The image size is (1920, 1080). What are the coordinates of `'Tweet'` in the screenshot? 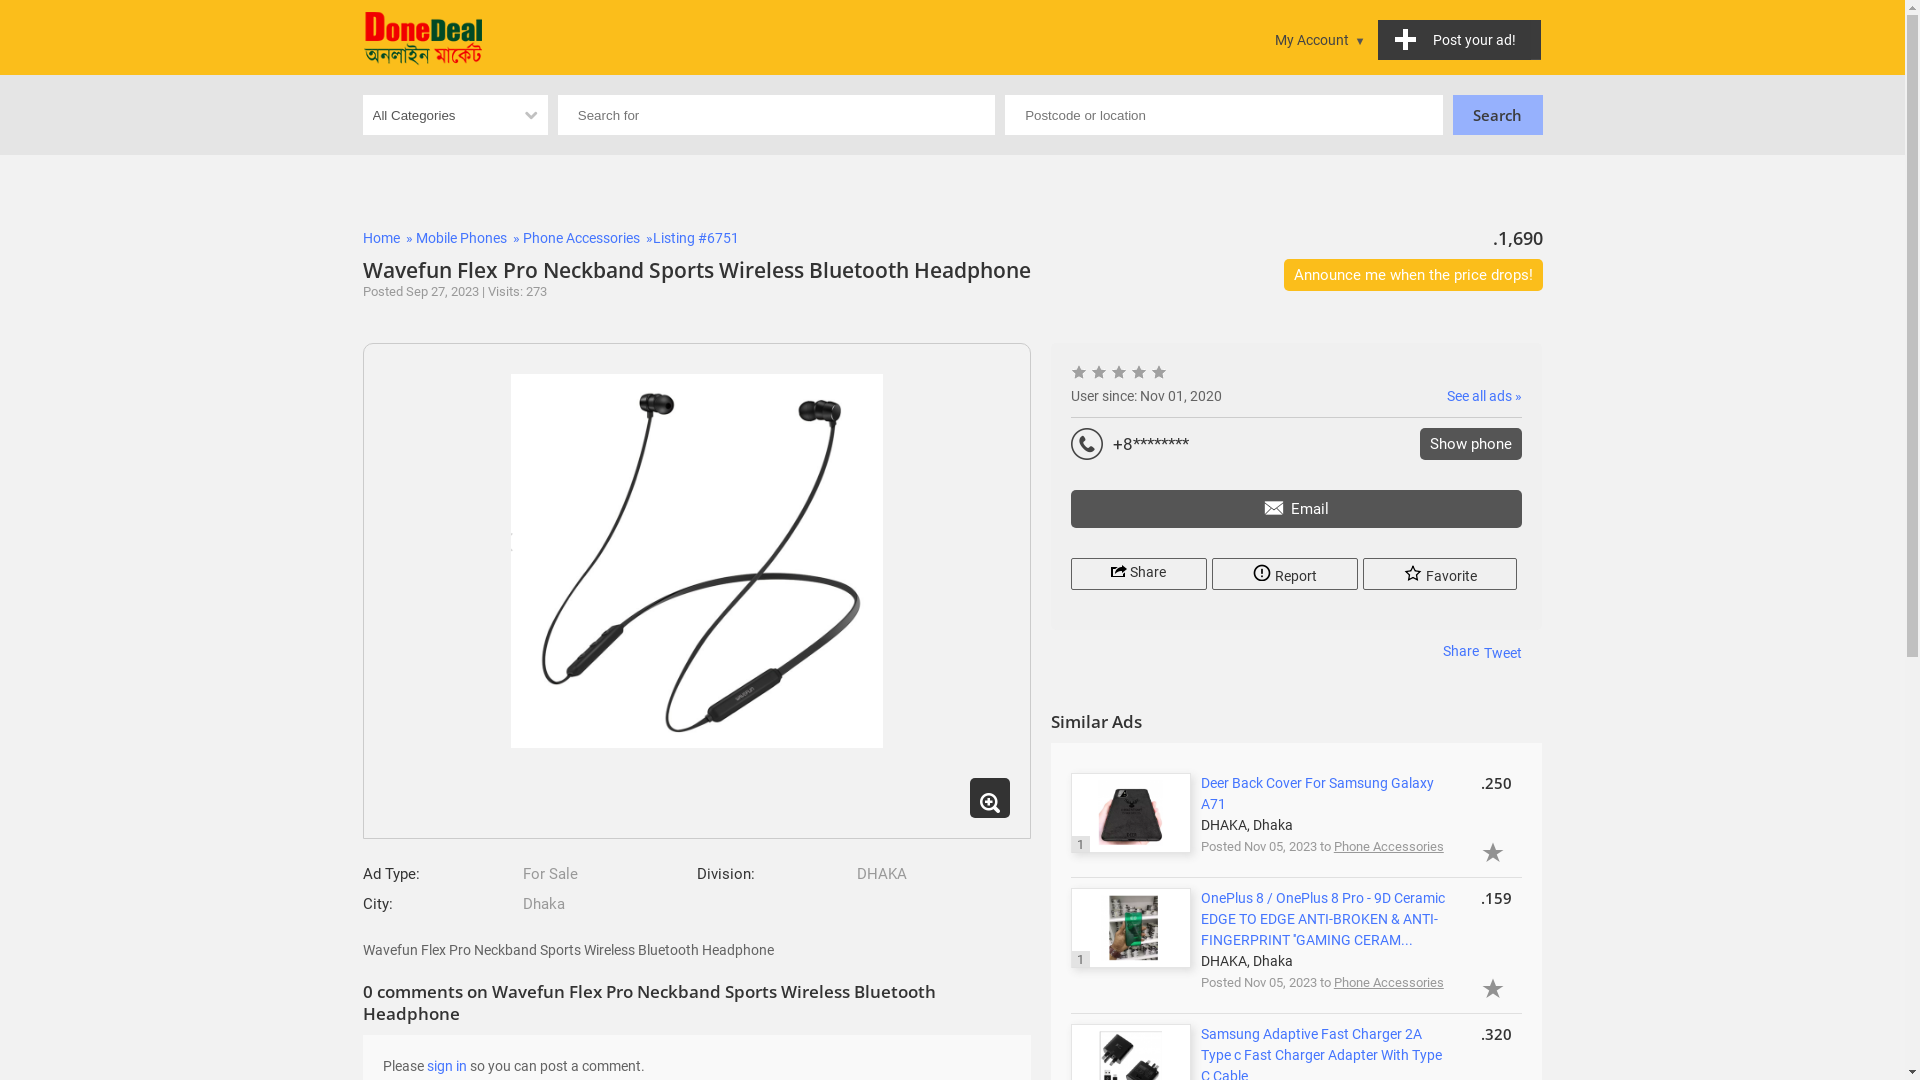 It's located at (1502, 652).